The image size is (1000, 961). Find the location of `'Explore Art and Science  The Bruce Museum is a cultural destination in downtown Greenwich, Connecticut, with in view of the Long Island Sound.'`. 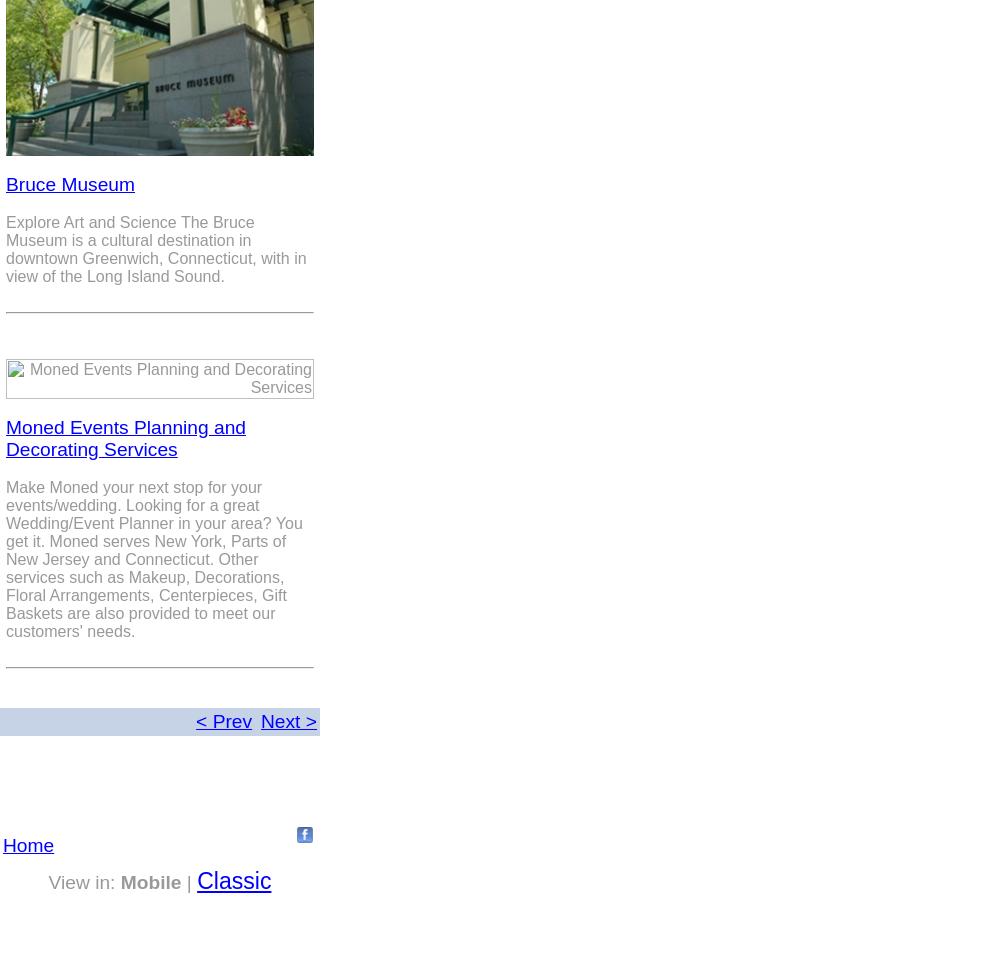

'Explore Art and Science  The Bruce Museum is a cultural destination in downtown Greenwich, Connecticut, with in view of the Long Island Sound.' is located at coordinates (156, 248).